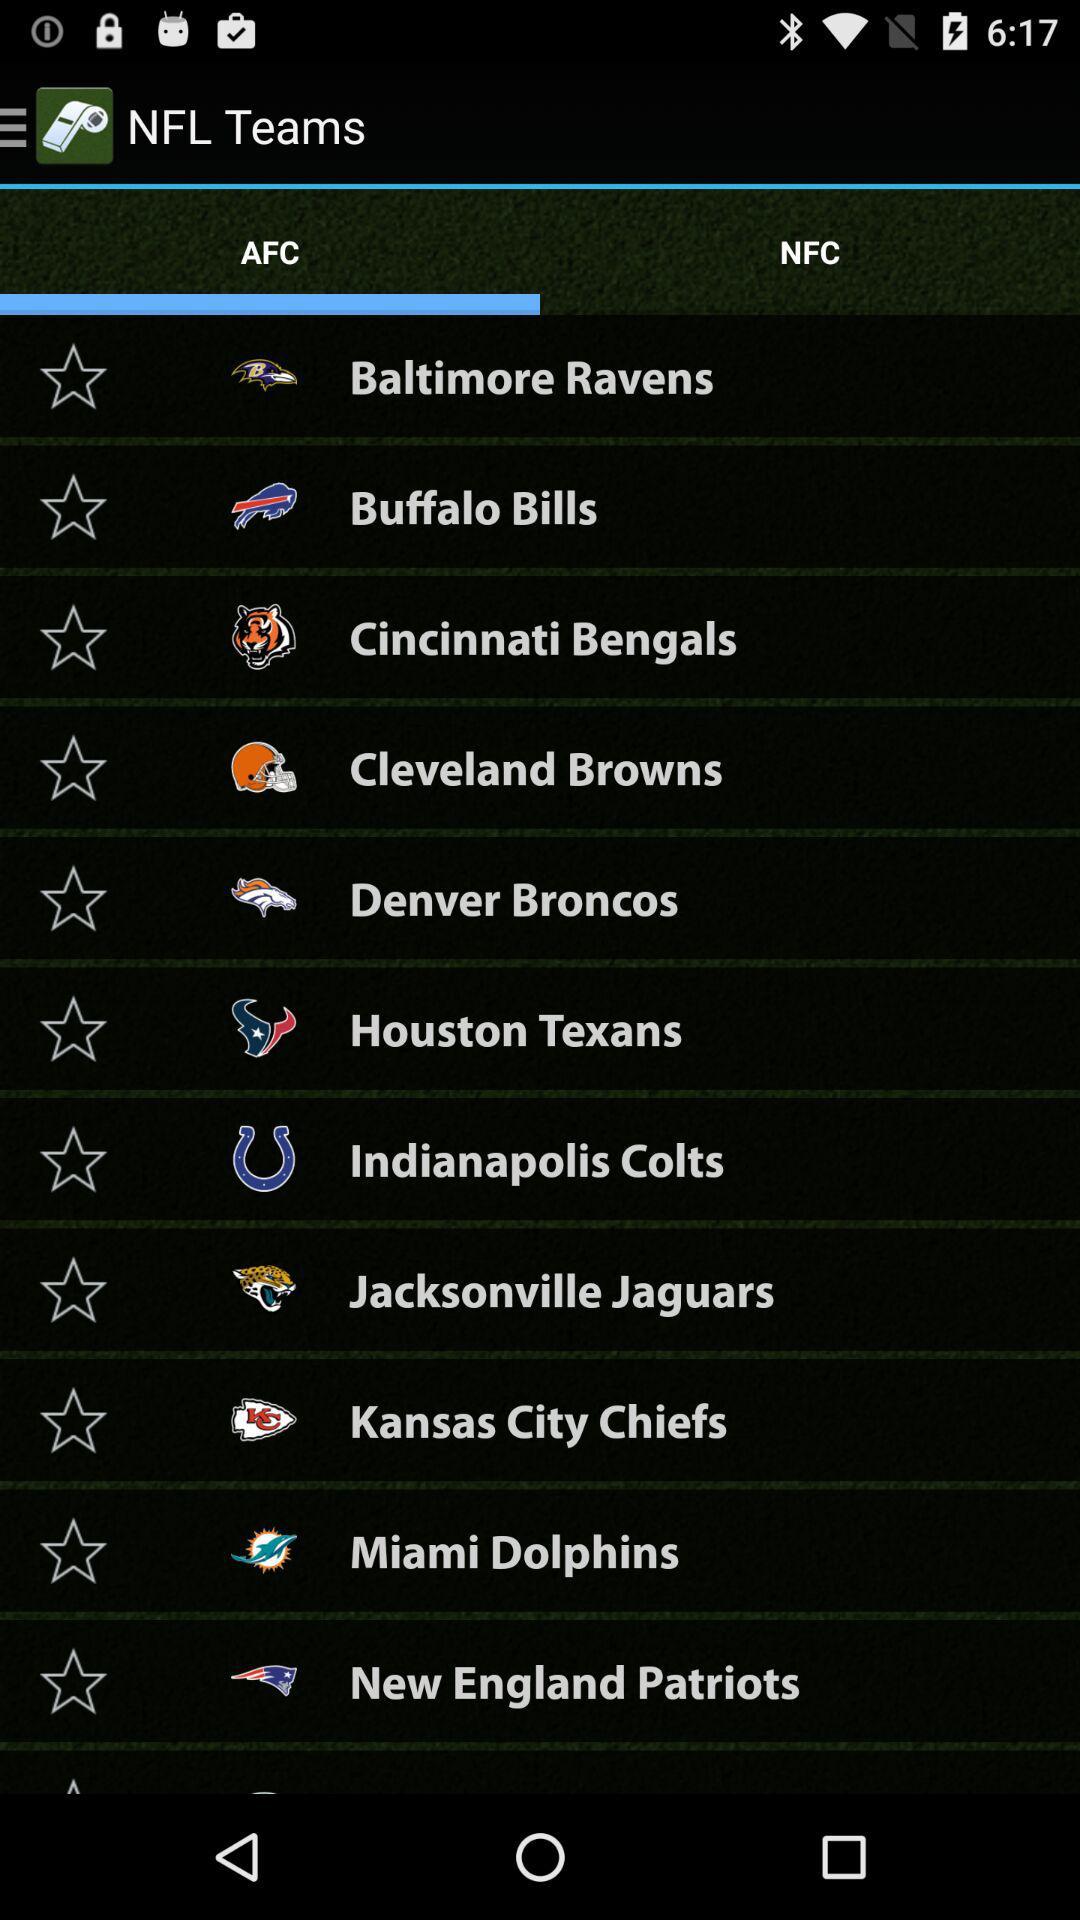 This screenshot has height=1920, width=1080. I want to click on bookmark team, so click(72, 896).